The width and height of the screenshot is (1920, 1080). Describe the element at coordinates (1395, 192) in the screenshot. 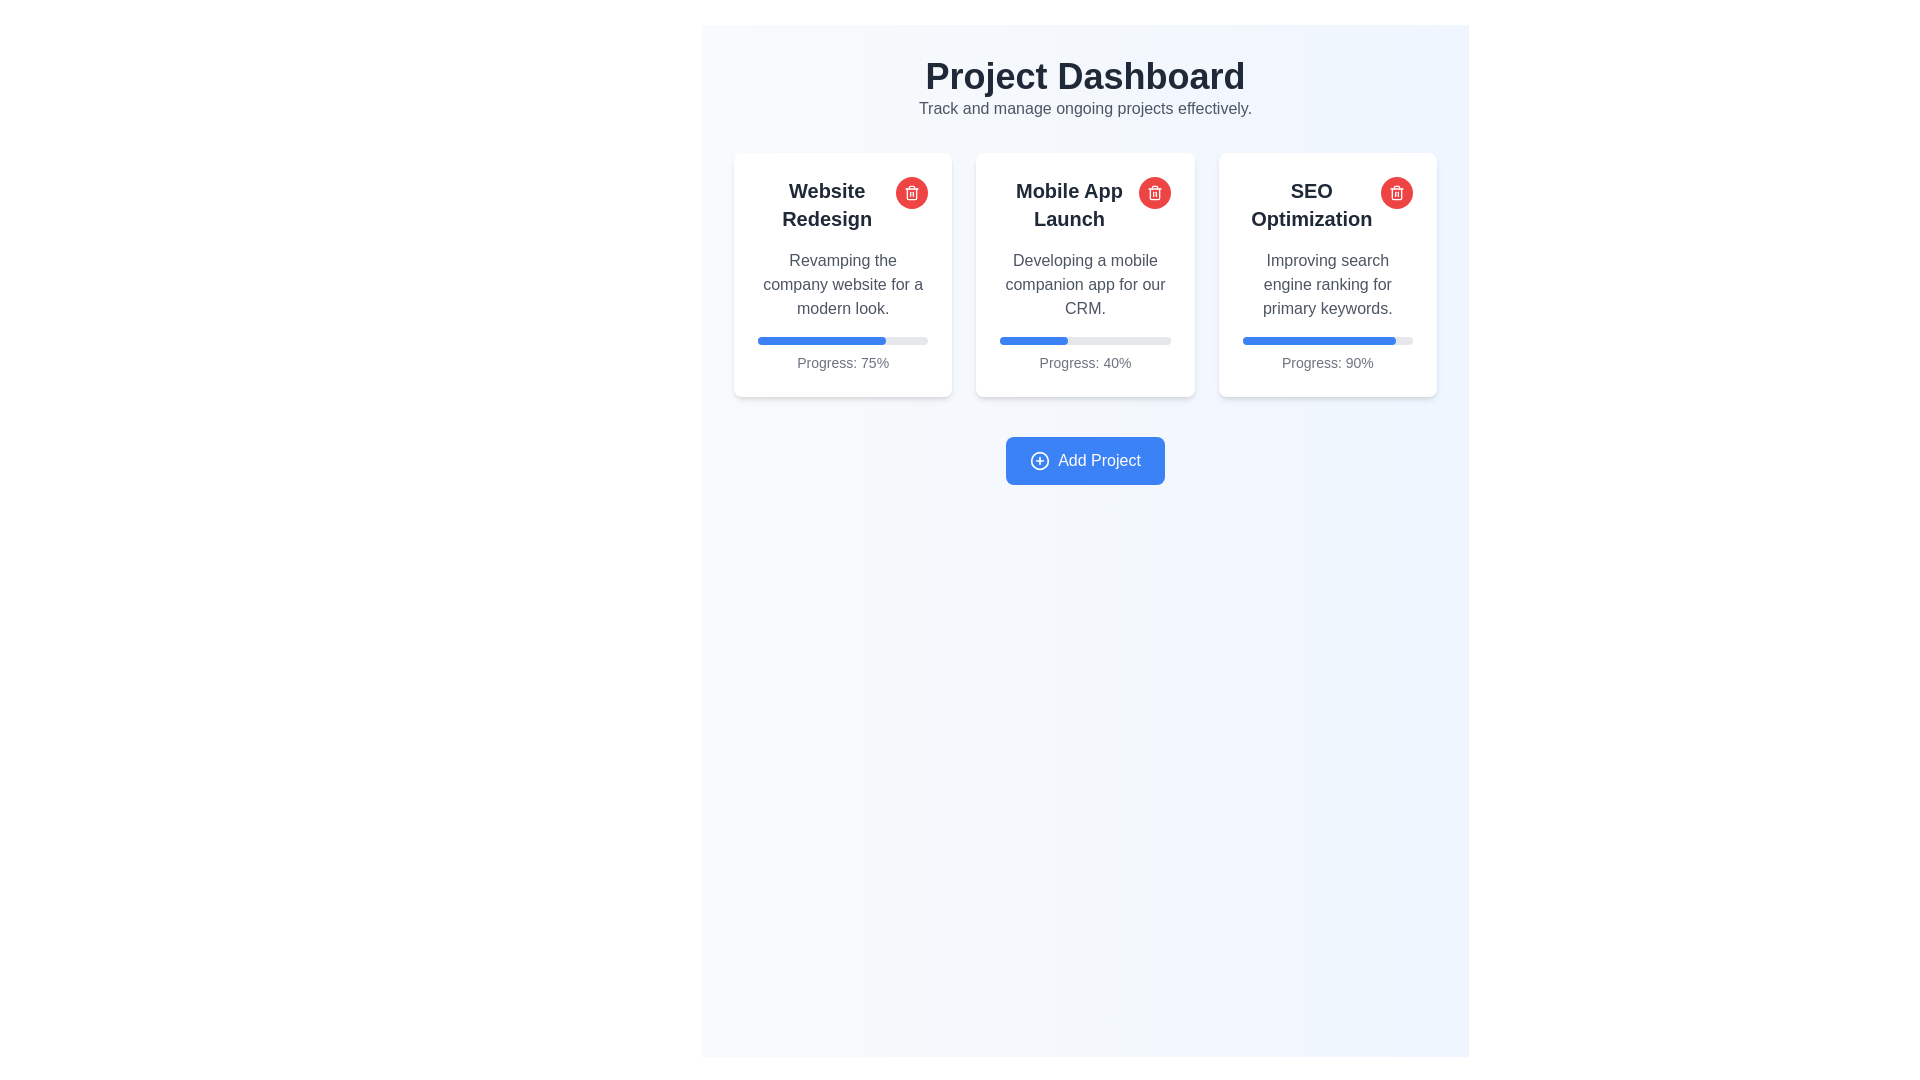

I see `the circular red button with a white trash bin icon located at the top right of the 'SEO Optimization' card` at that location.